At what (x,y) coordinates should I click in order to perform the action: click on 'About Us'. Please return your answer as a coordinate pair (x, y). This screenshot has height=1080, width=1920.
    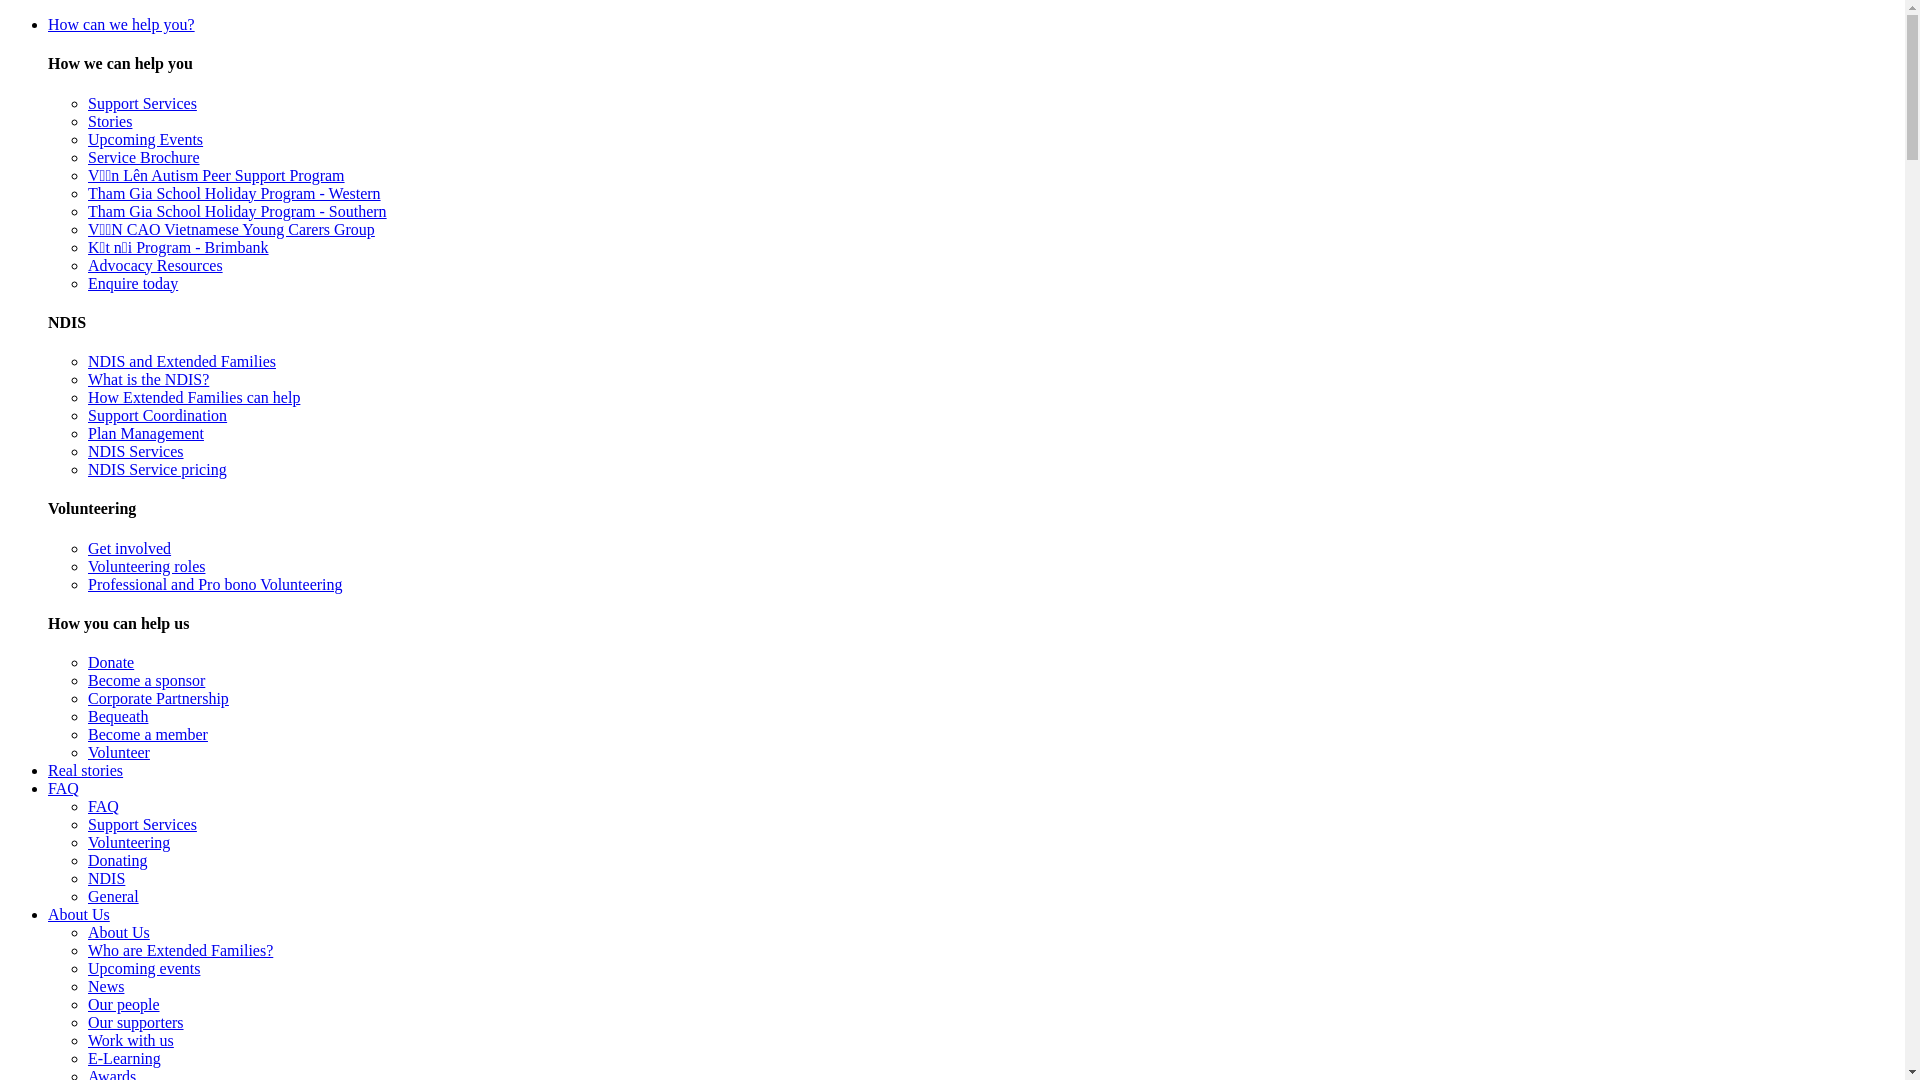
    Looking at the image, I should click on (118, 932).